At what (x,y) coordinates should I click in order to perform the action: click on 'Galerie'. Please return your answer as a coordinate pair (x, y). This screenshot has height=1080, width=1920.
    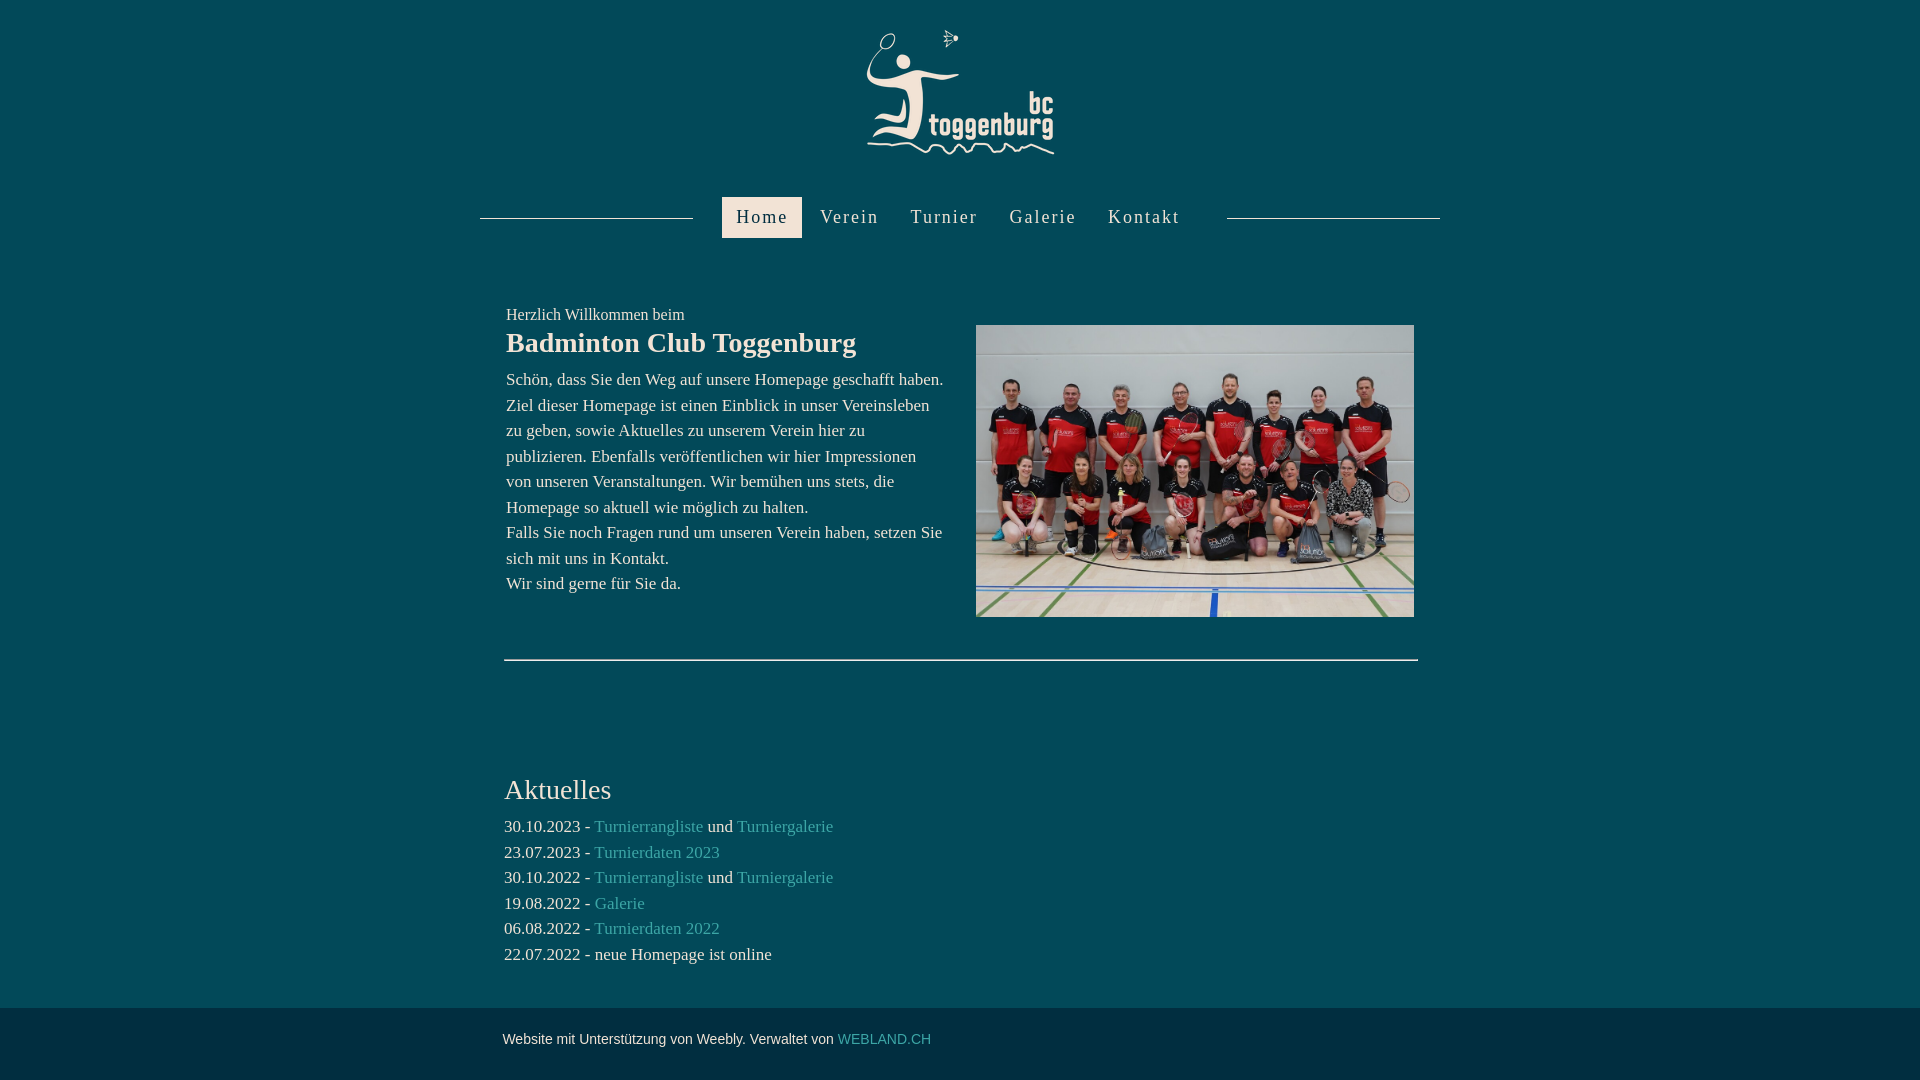
    Looking at the image, I should click on (618, 903).